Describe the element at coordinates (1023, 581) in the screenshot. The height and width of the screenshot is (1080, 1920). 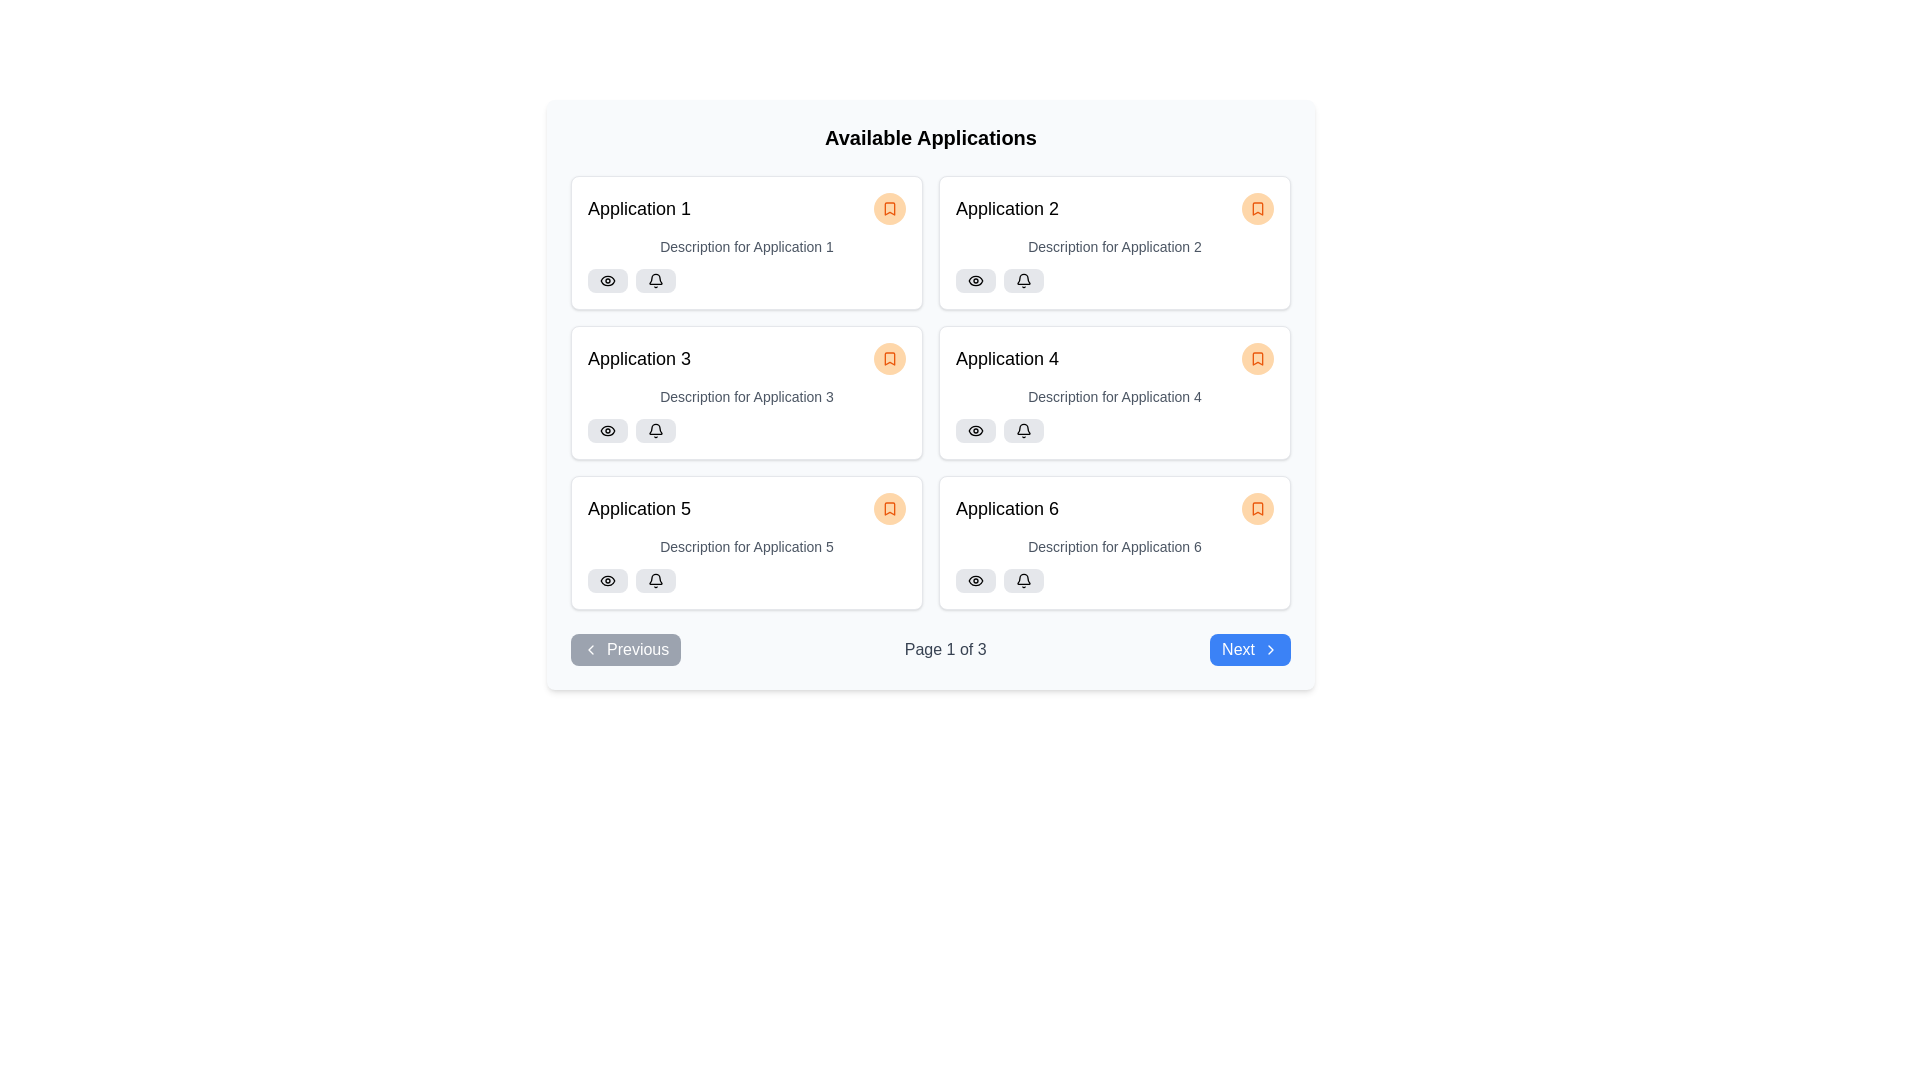
I see `the bell icon in the second column of the bottom row of the grid layout` at that location.